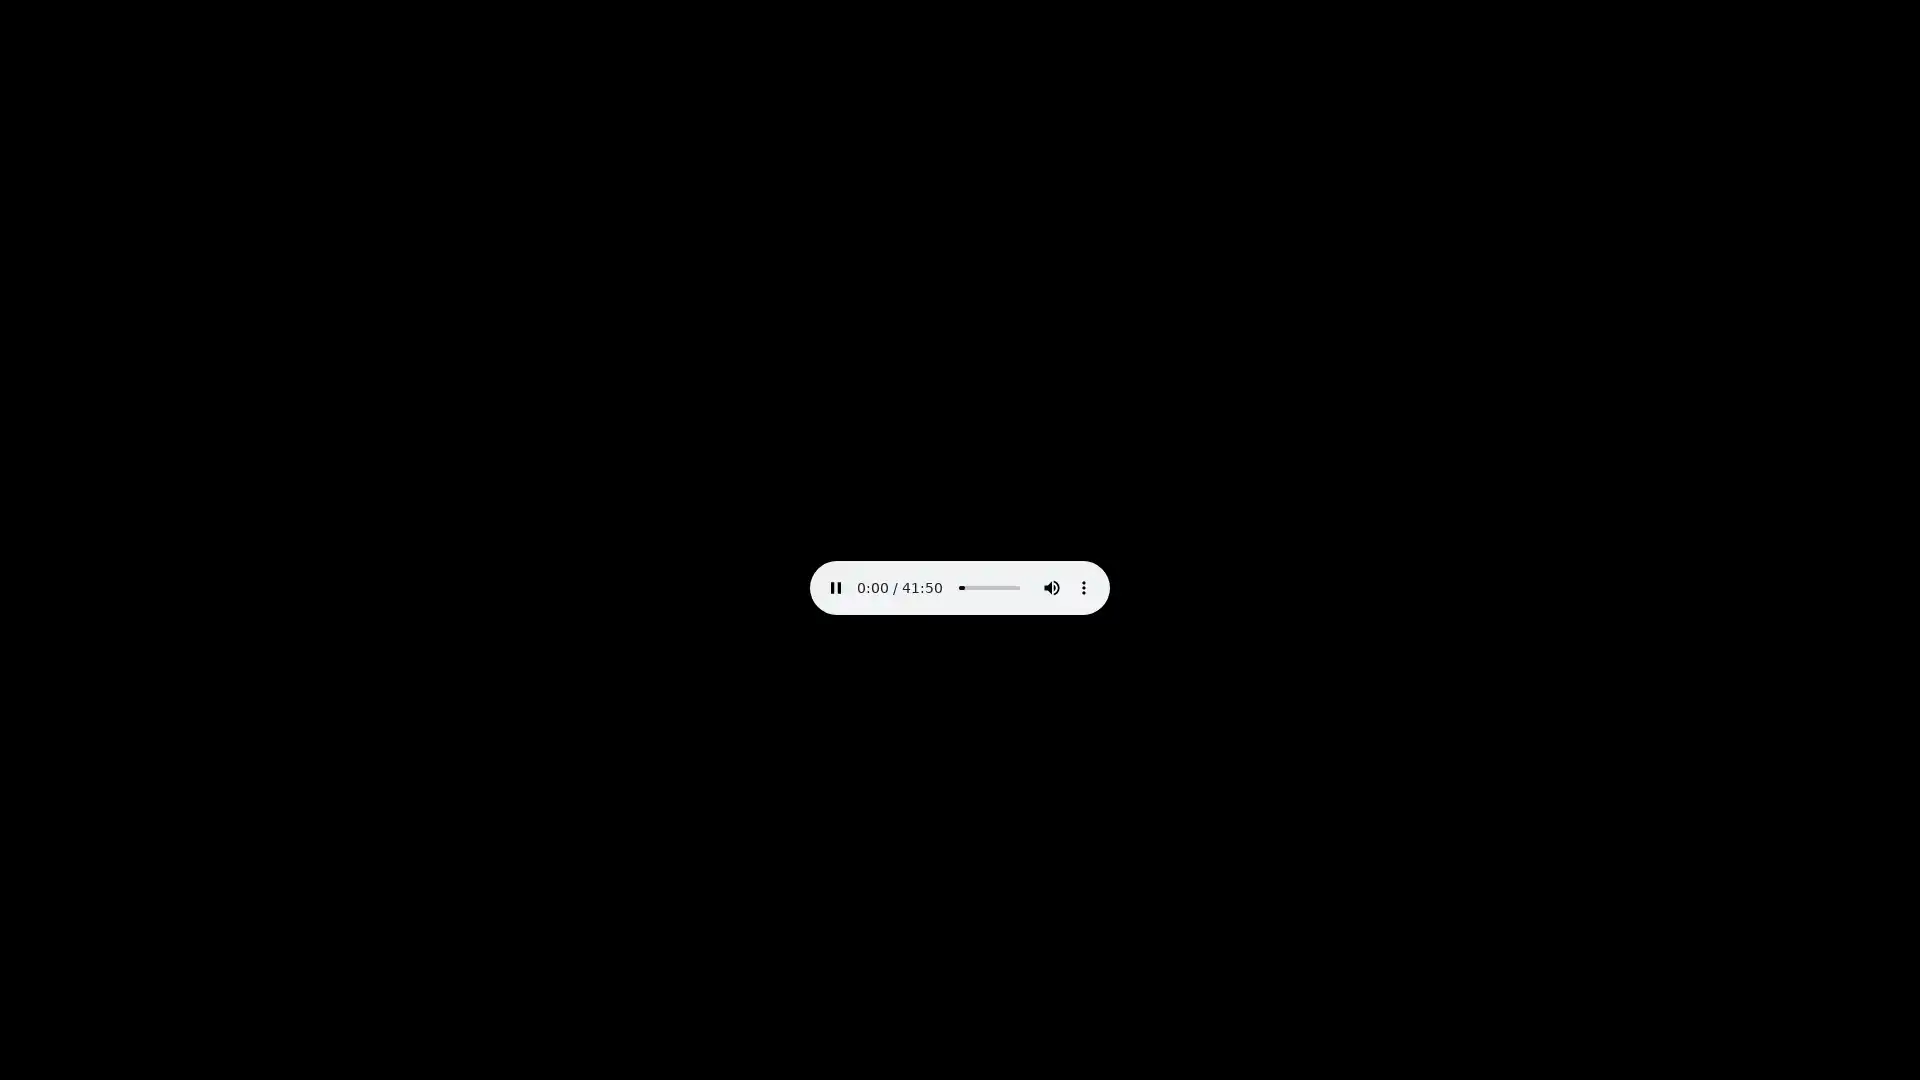  What do you see at coordinates (835, 586) in the screenshot?
I see `pause` at bounding box center [835, 586].